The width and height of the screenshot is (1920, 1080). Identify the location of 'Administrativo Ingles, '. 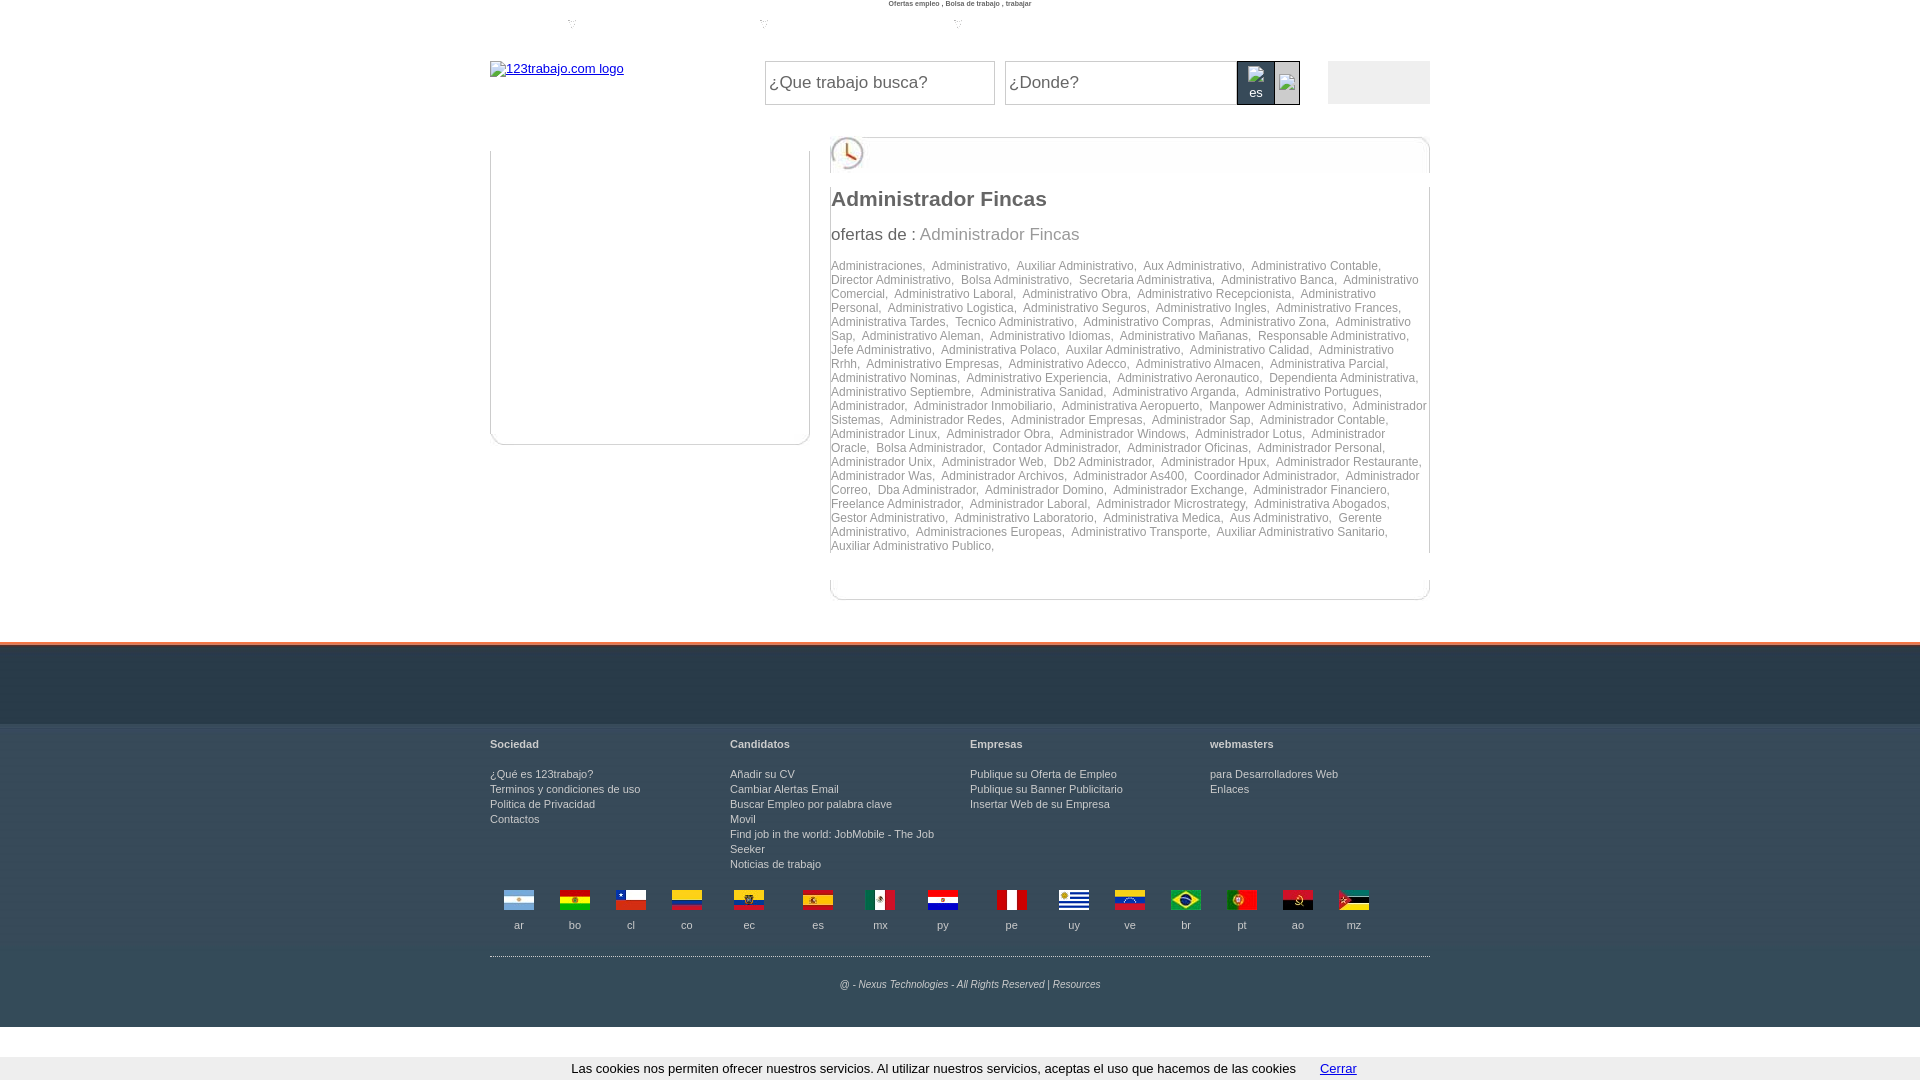
(1214, 308).